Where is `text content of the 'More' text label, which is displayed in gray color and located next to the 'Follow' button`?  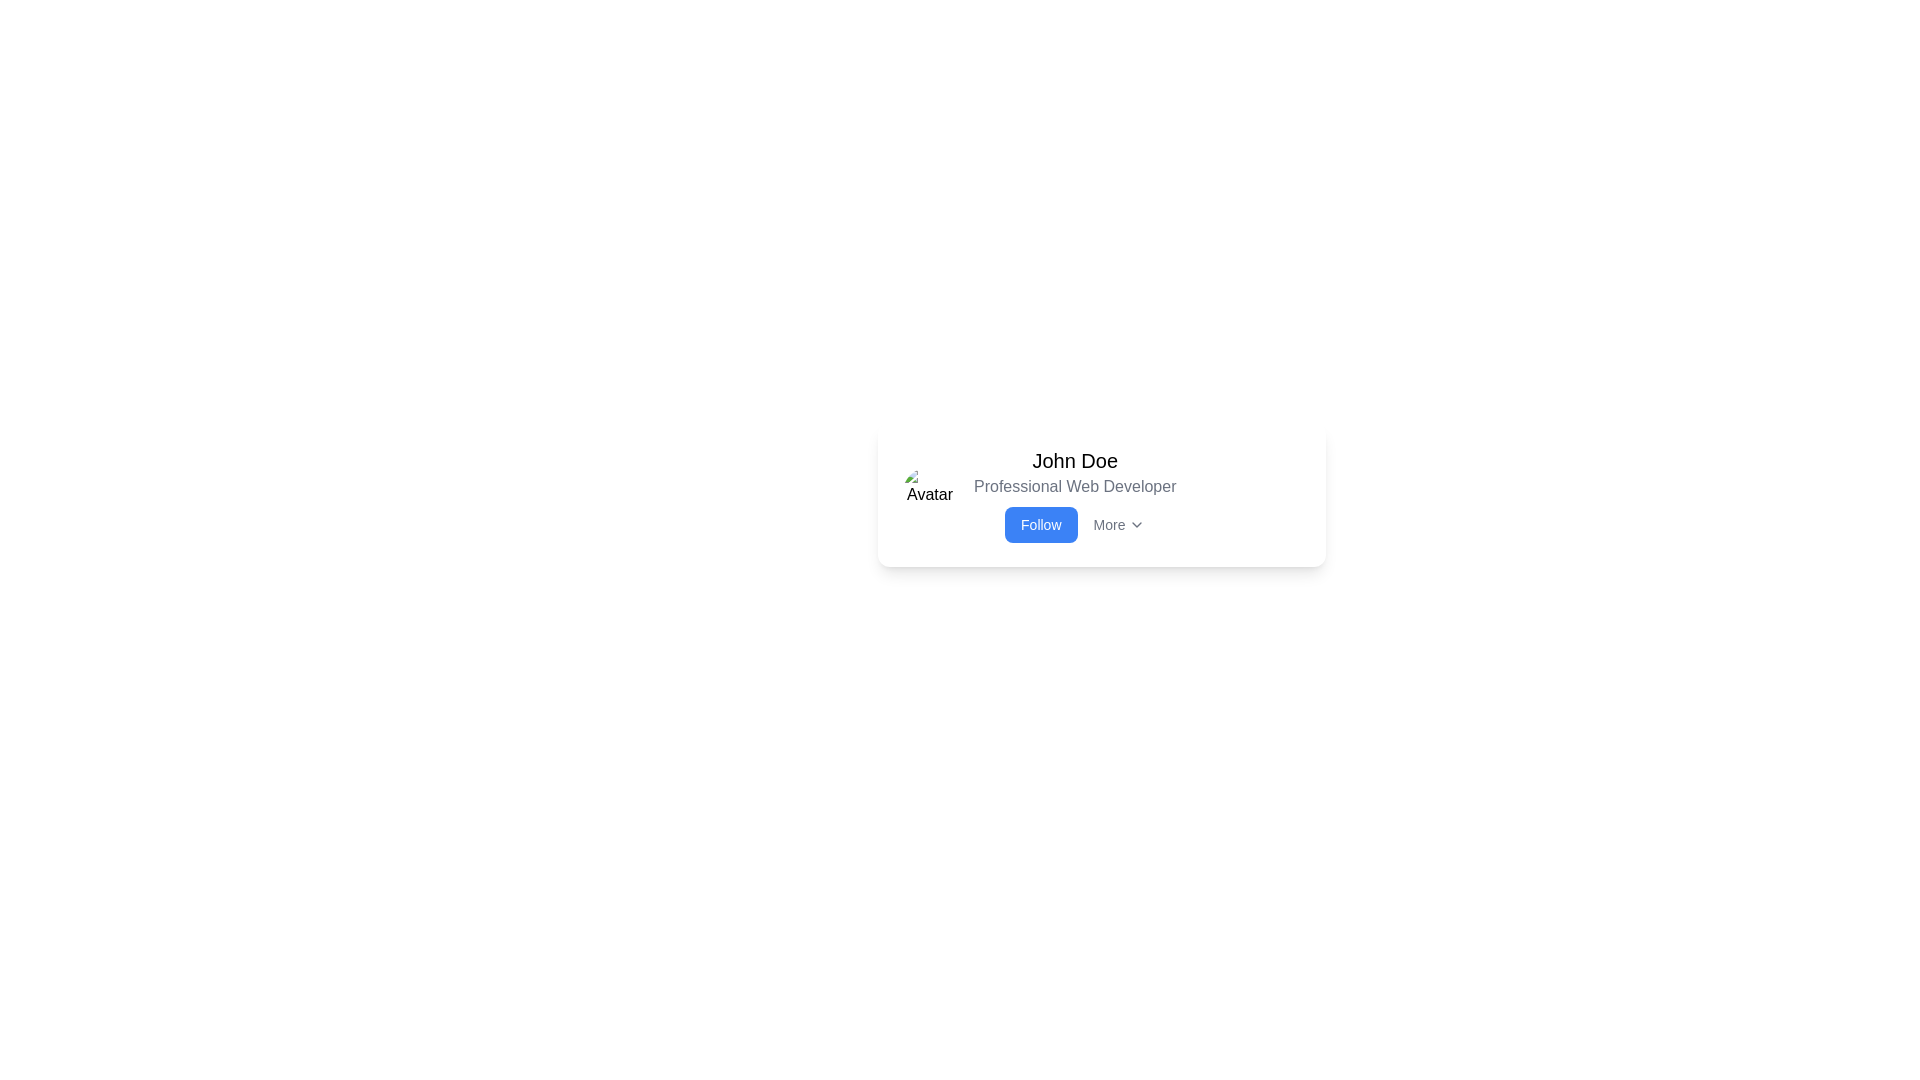 text content of the 'More' text label, which is displayed in gray color and located next to the 'Follow' button is located at coordinates (1108, 523).